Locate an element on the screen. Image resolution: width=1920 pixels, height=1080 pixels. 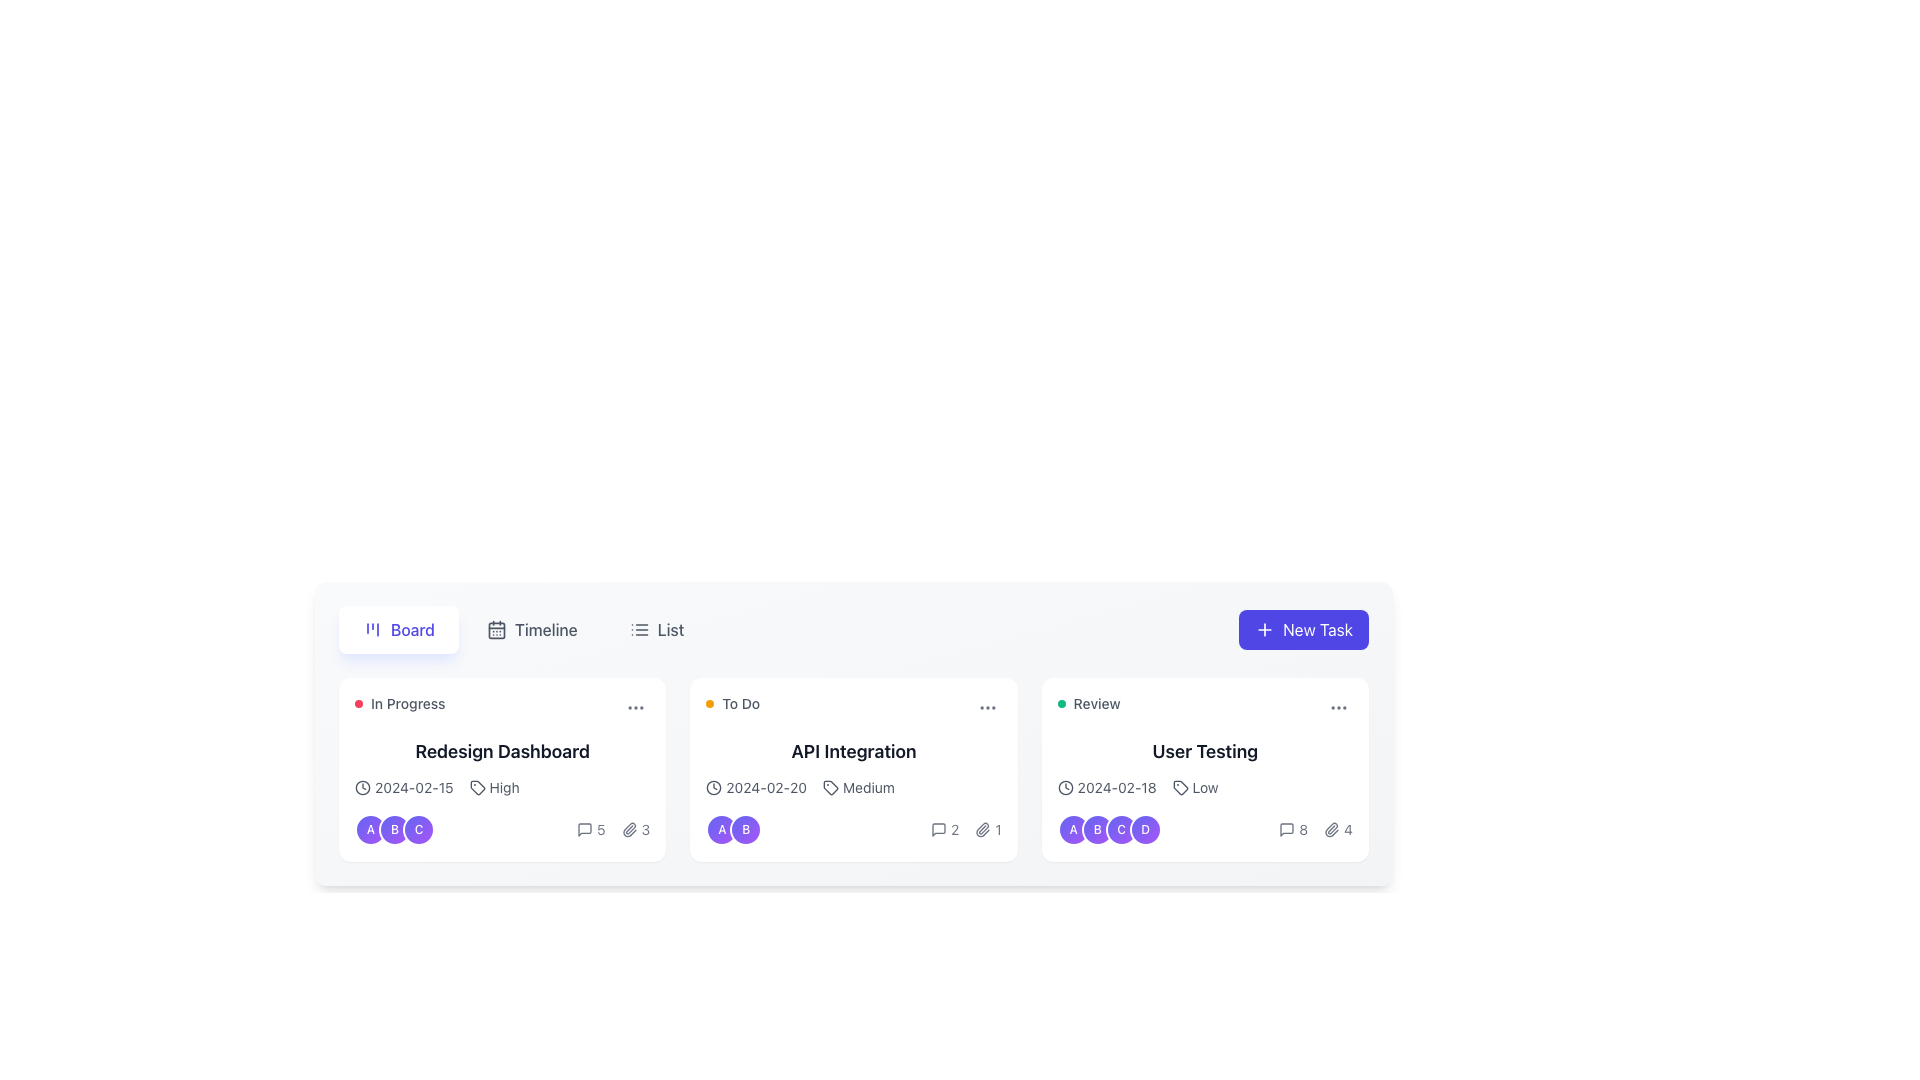
the Avatar group element located within the 'In Progress' task card under the 'Board' section, which is below the task details and grouped with 'A' and 'C' icons, with 'B' in the center is located at coordinates (394, 829).